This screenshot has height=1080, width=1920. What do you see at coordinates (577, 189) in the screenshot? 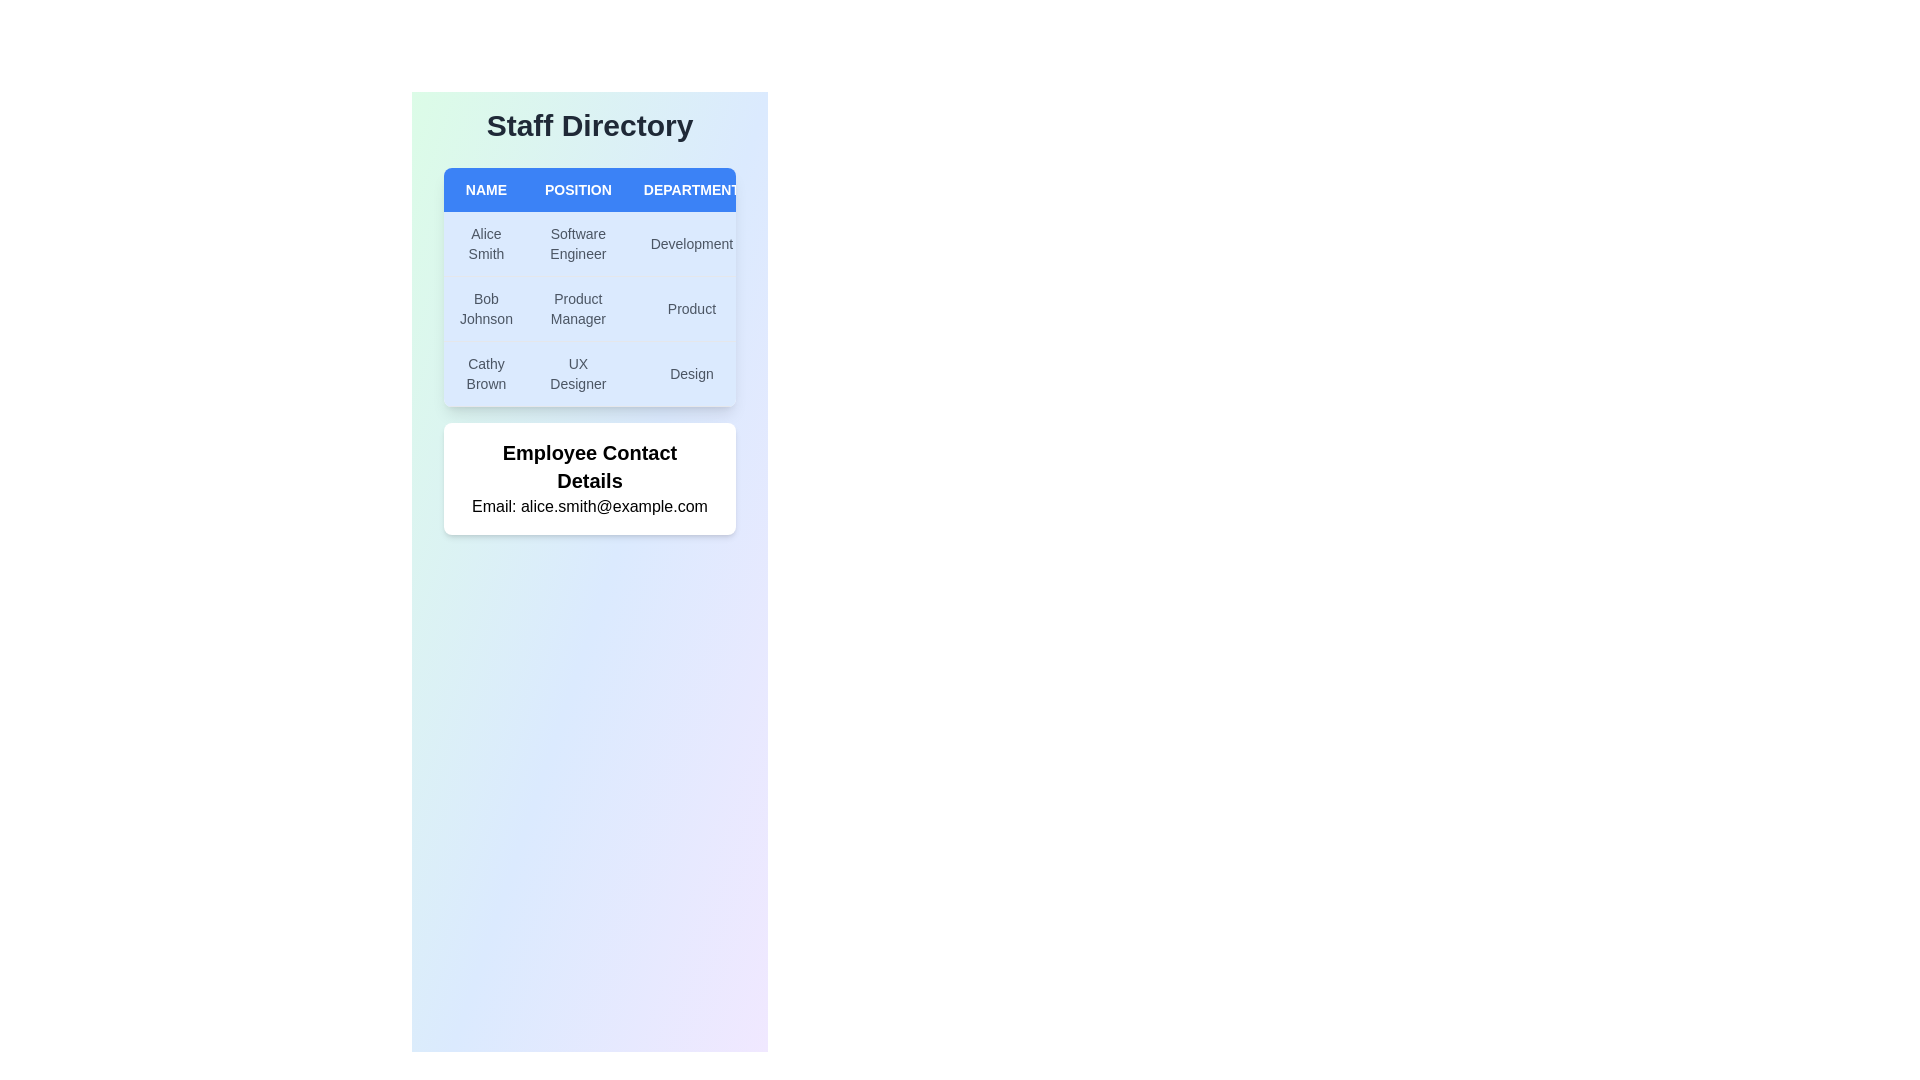
I see `the 'Position' table header cell, which is the second column in the header row of the table, styled with bold white text on a blue background` at bounding box center [577, 189].